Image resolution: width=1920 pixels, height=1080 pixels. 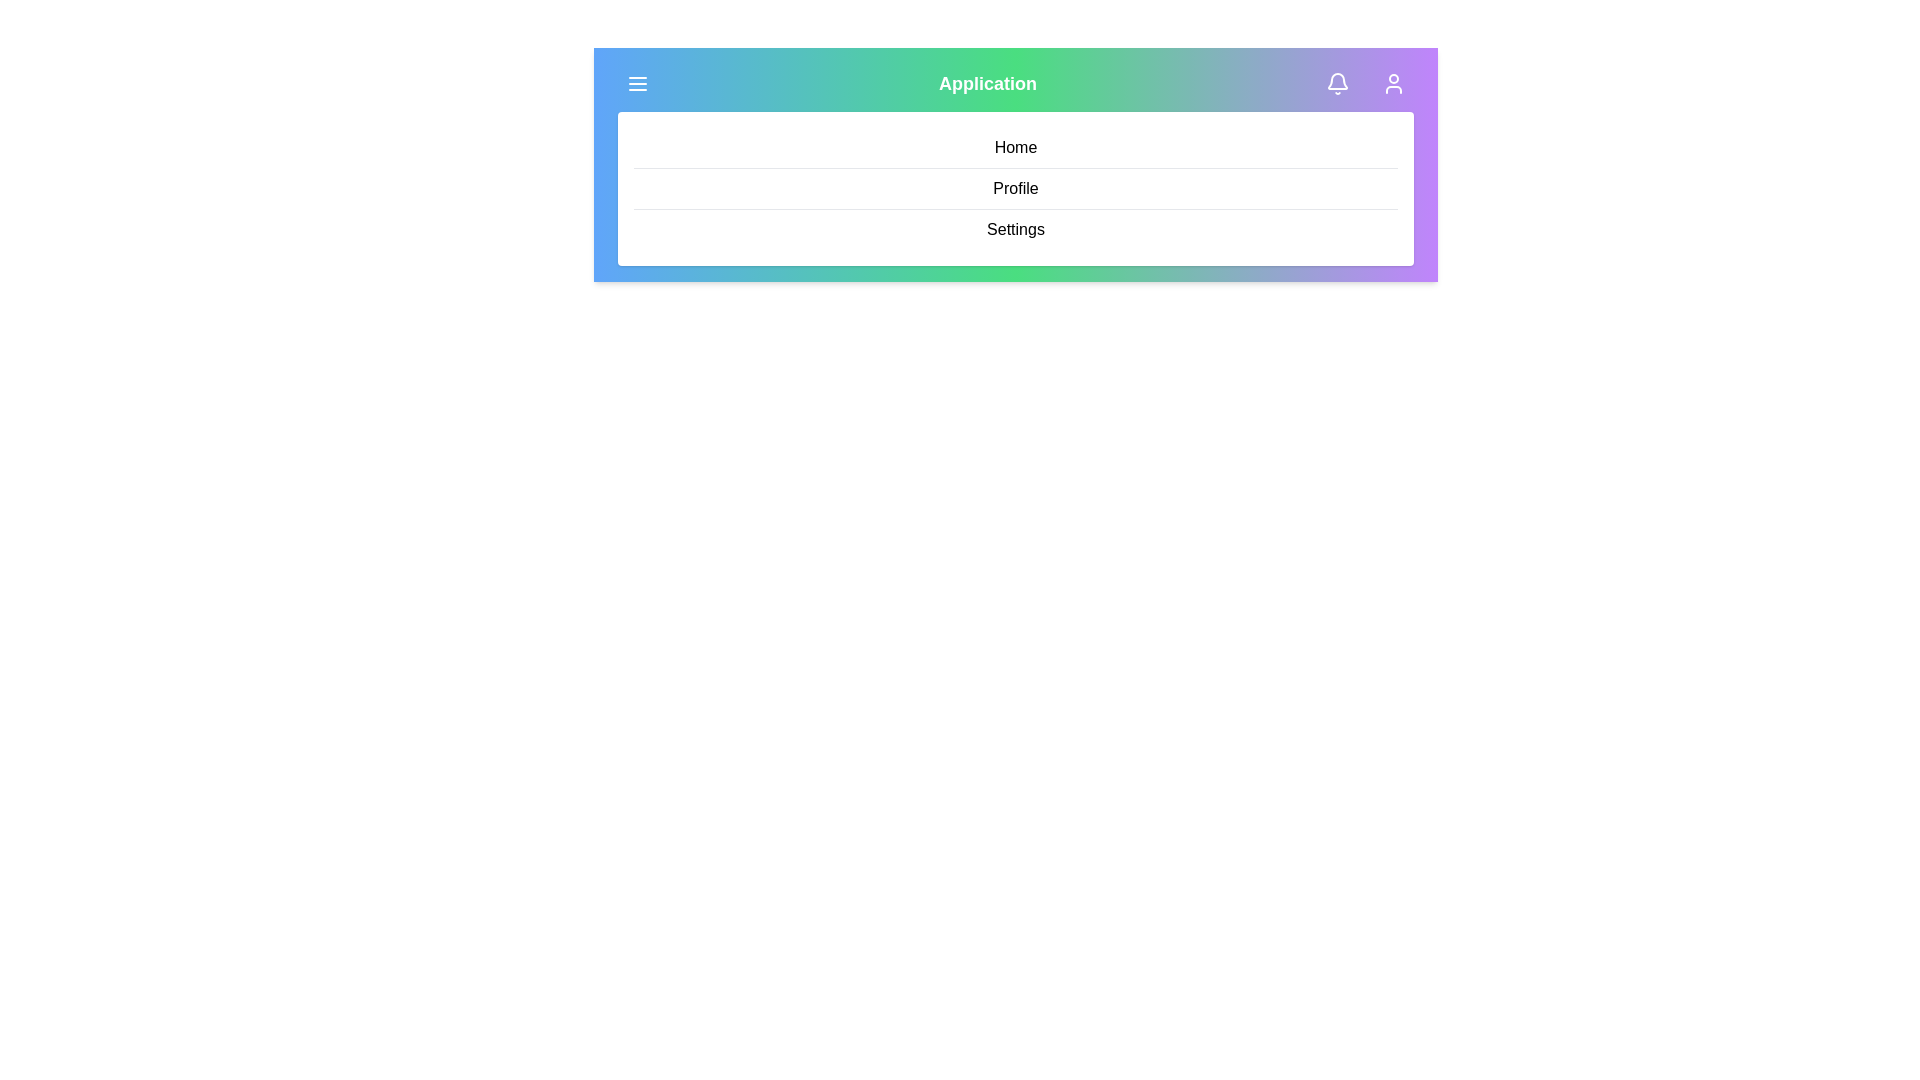 I want to click on the menu item Home from the options Home, Profile, and Settings, so click(x=1016, y=147).